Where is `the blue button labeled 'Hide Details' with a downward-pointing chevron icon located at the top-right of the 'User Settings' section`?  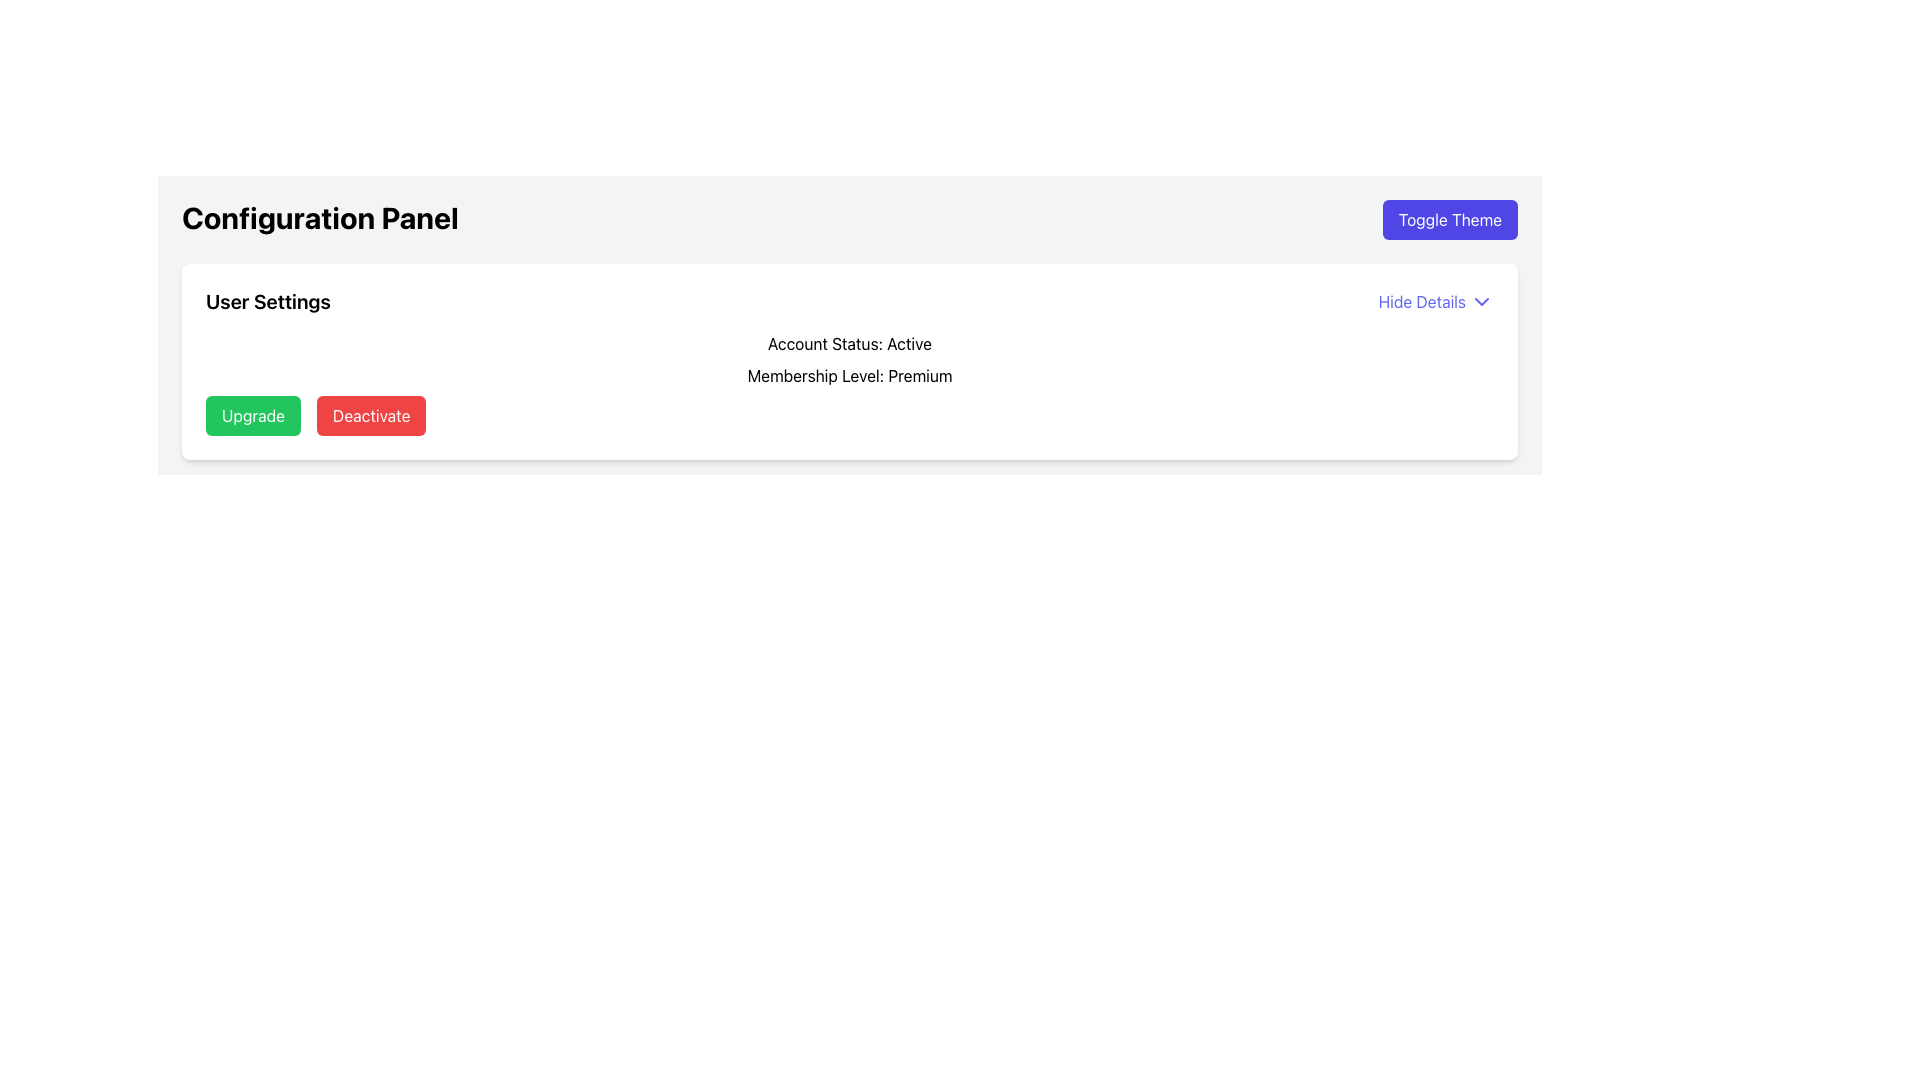 the blue button labeled 'Hide Details' with a downward-pointing chevron icon located at the top-right of the 'User Settings' section is located at coordinates (1435, 301).